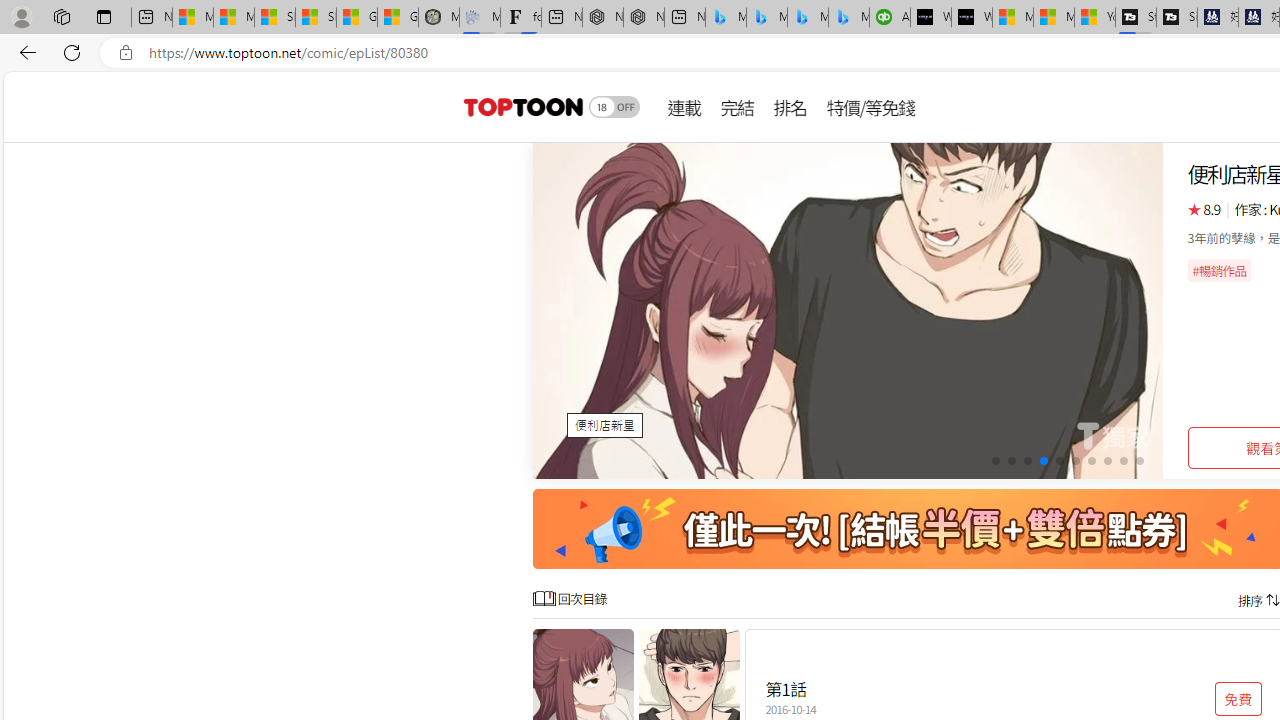 The image size is (1280, 720). What do you see at coordinates (849, 17) in the screenshot?
I see `'Microsoft Bing Travel - Shangri-La Hotel Bangkok'` at bounding box center [849, 17].